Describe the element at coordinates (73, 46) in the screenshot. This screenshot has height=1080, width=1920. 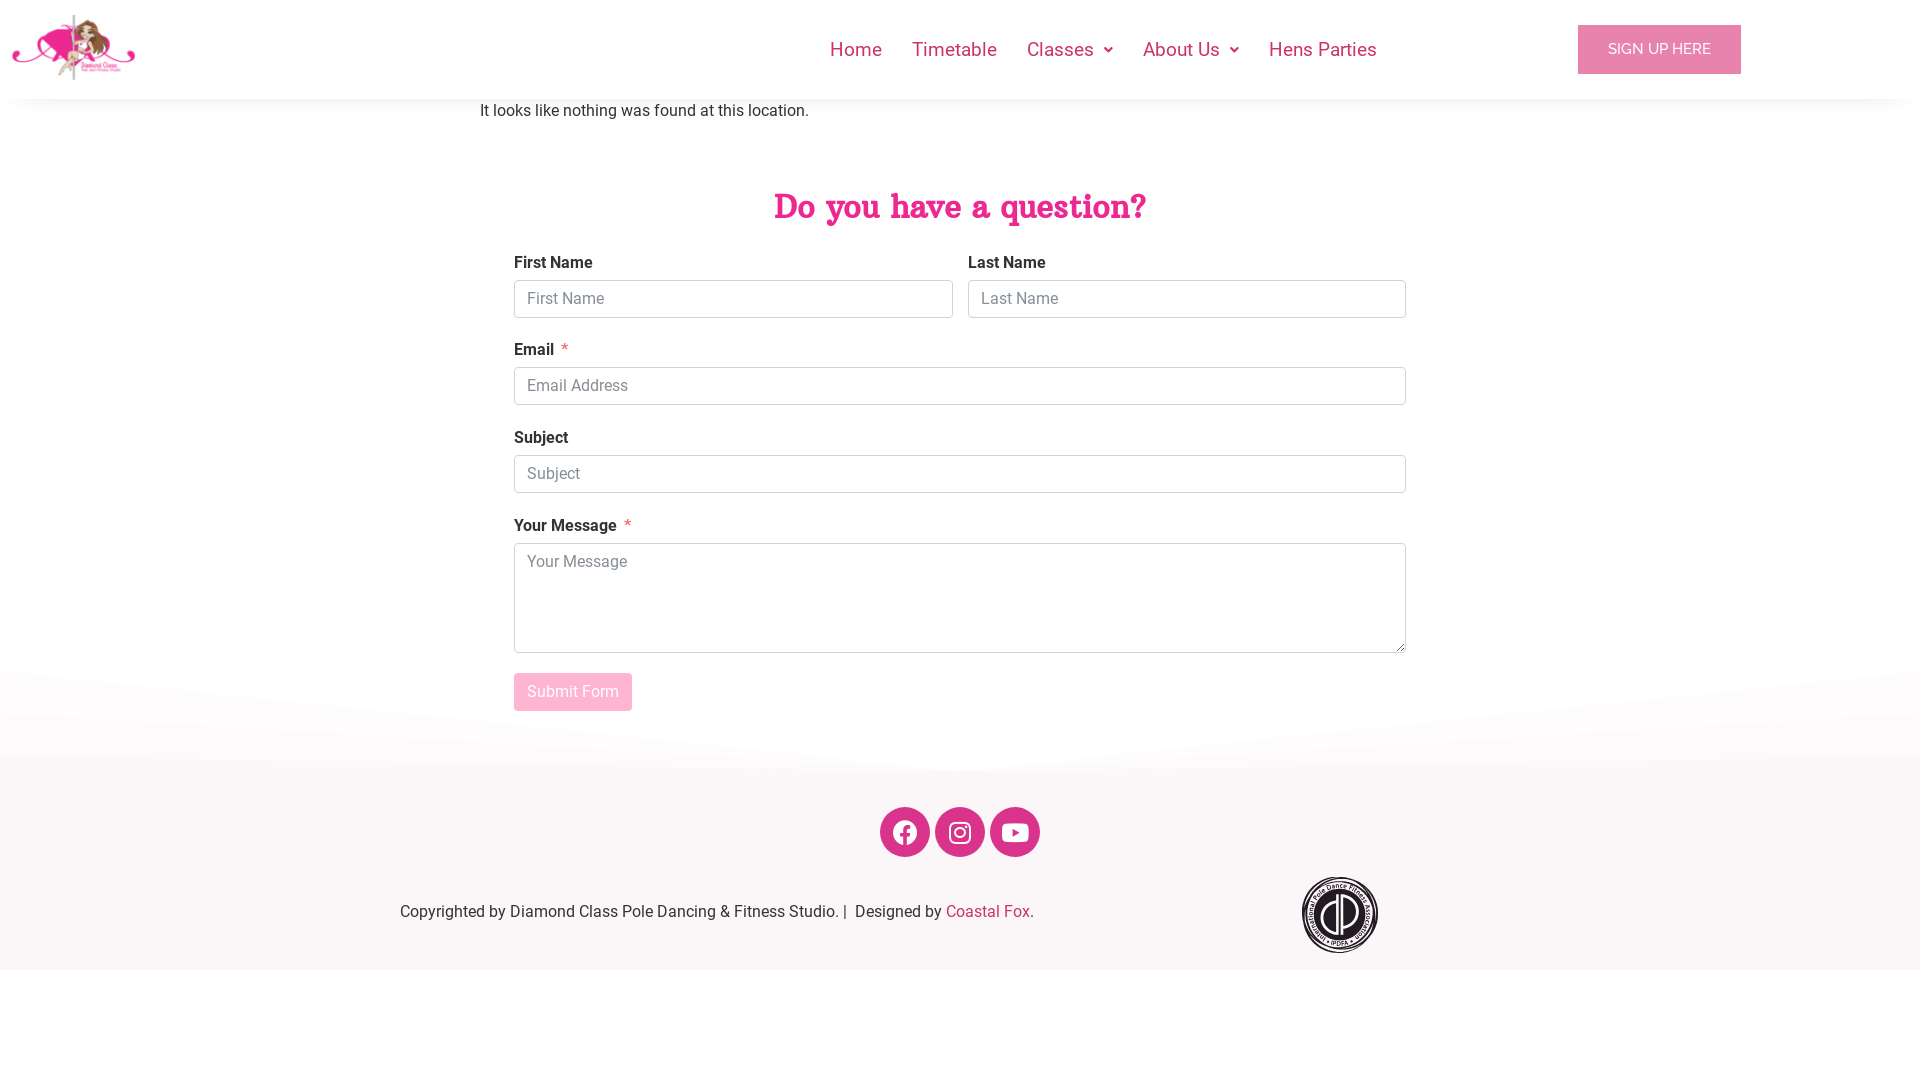
I see `'Diamond Class Pole and Fitness Studio Hobart'` at that location.